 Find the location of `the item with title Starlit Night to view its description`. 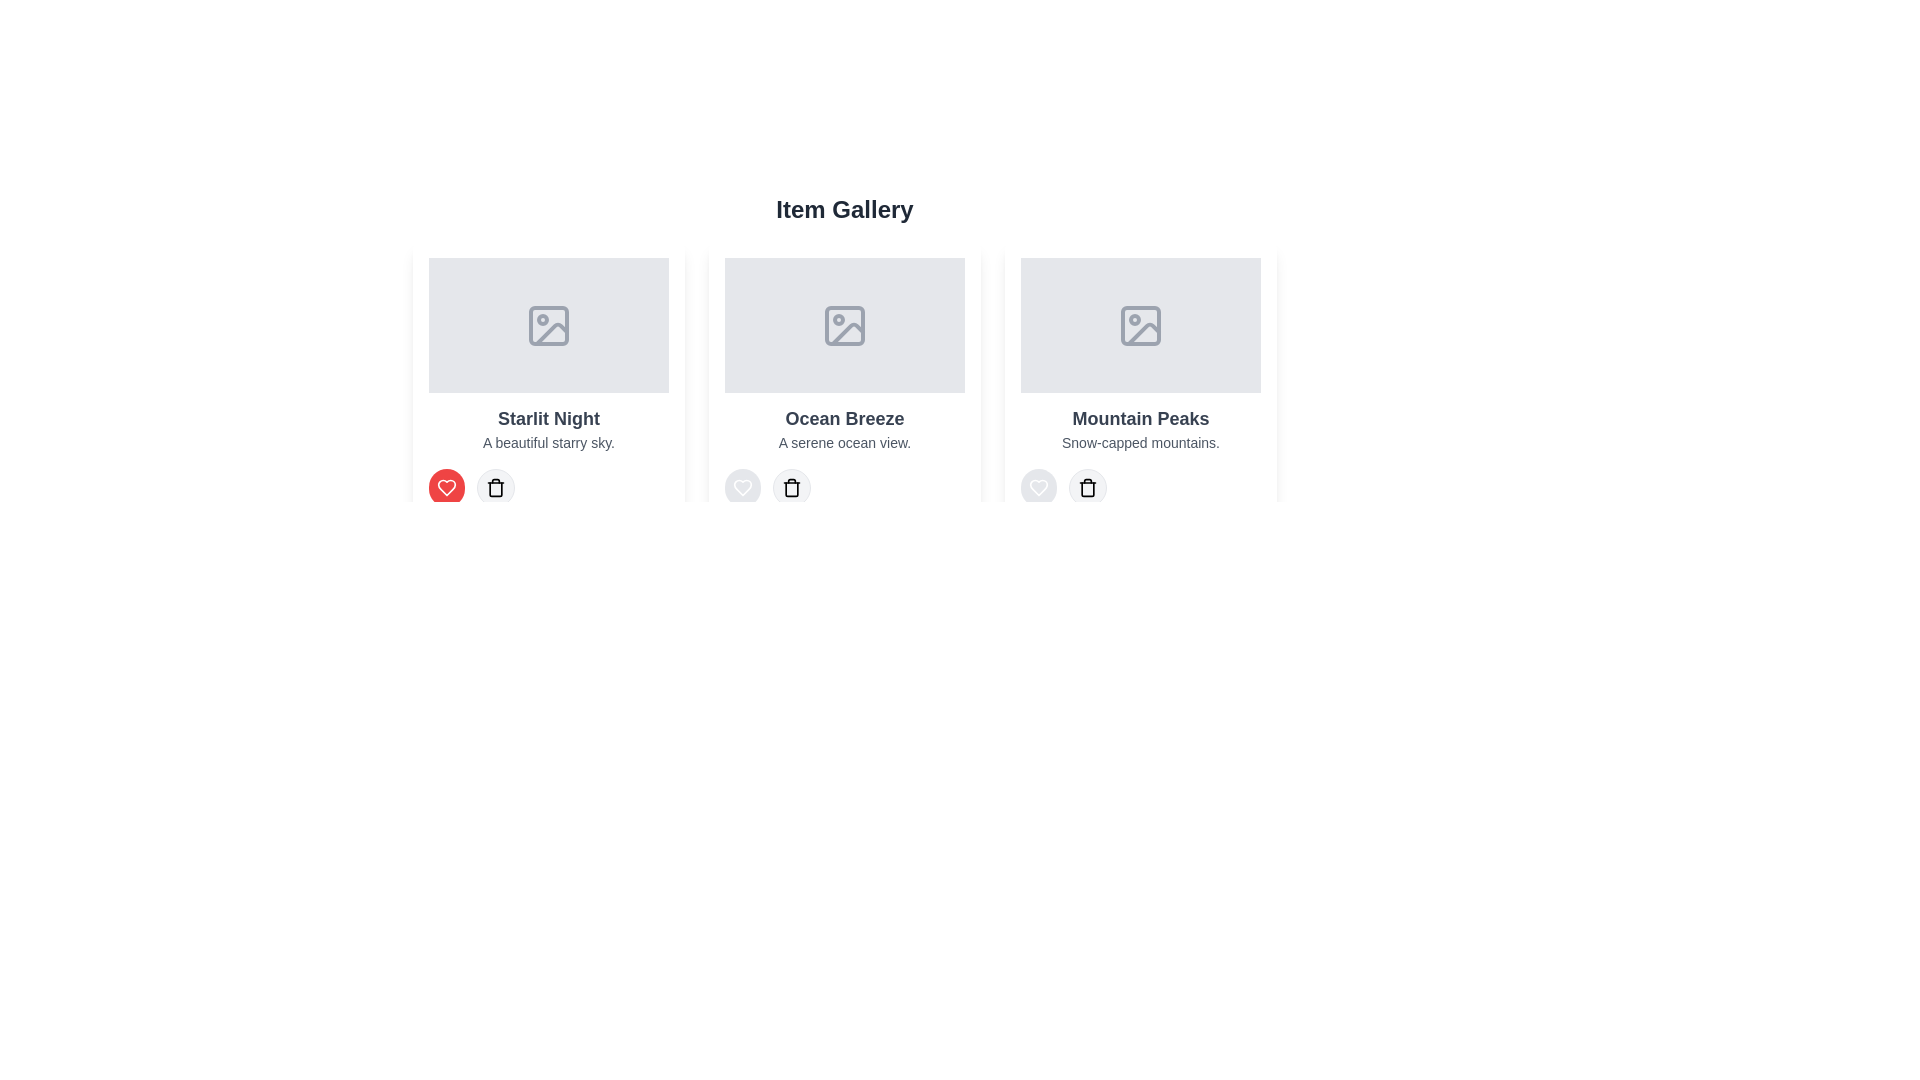

the item with title Starlit Night to view its description is located at coordinates (548, 382).